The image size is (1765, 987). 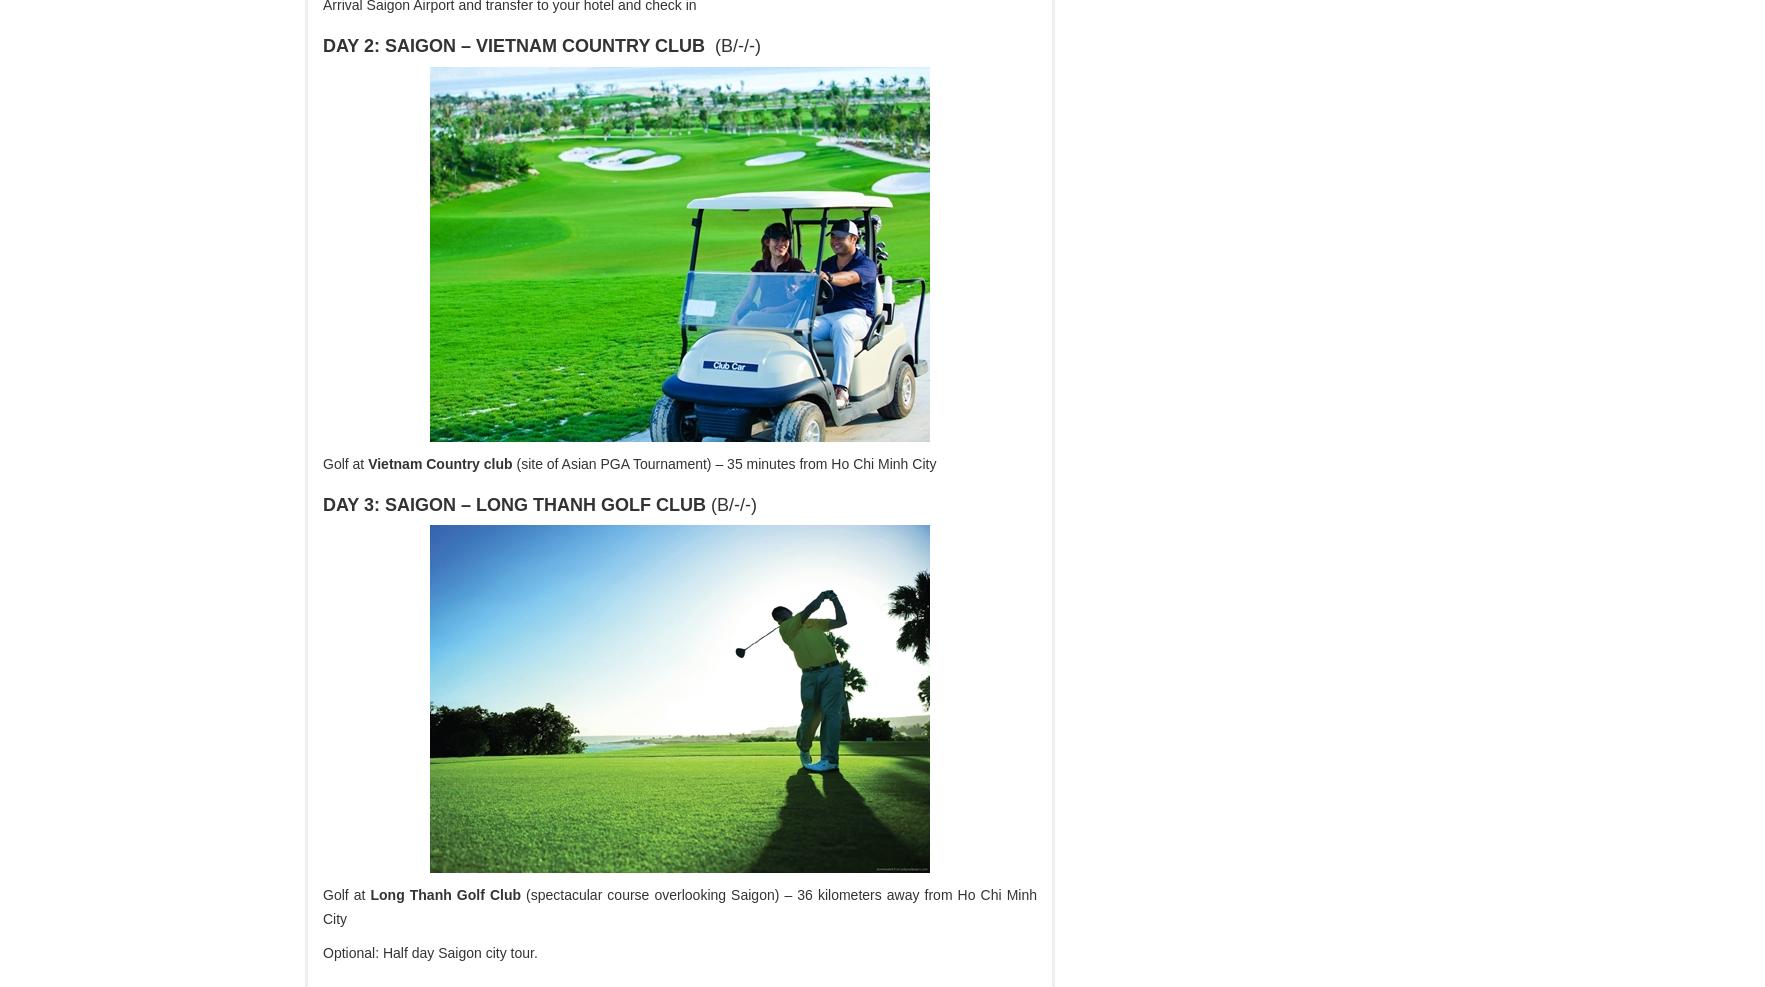 I want to click on 'Long Thanh Golf Club', so click(x=443, y=894).